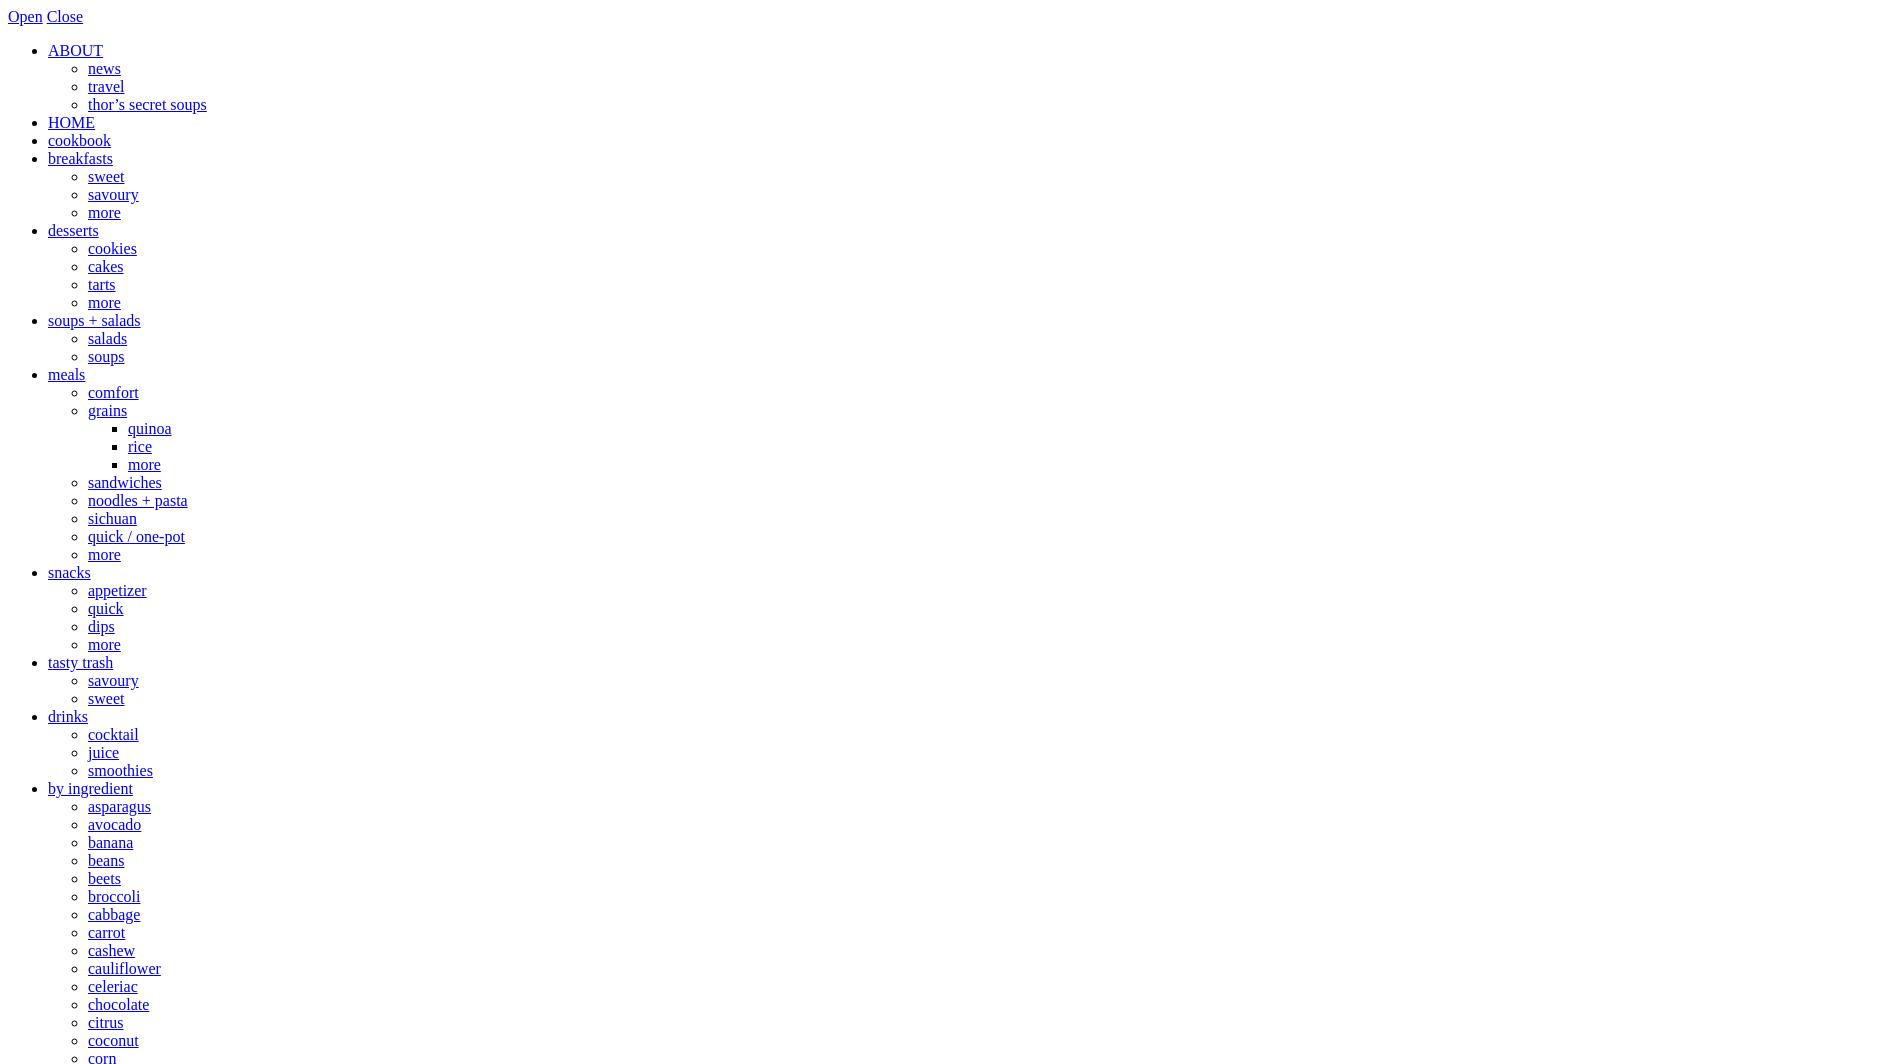 Image resolution: width=1900 pixels, height=1064 pixels. Describe the element at coordinates (87, 284) in the screenshot. I see `'tarts'` at that location.